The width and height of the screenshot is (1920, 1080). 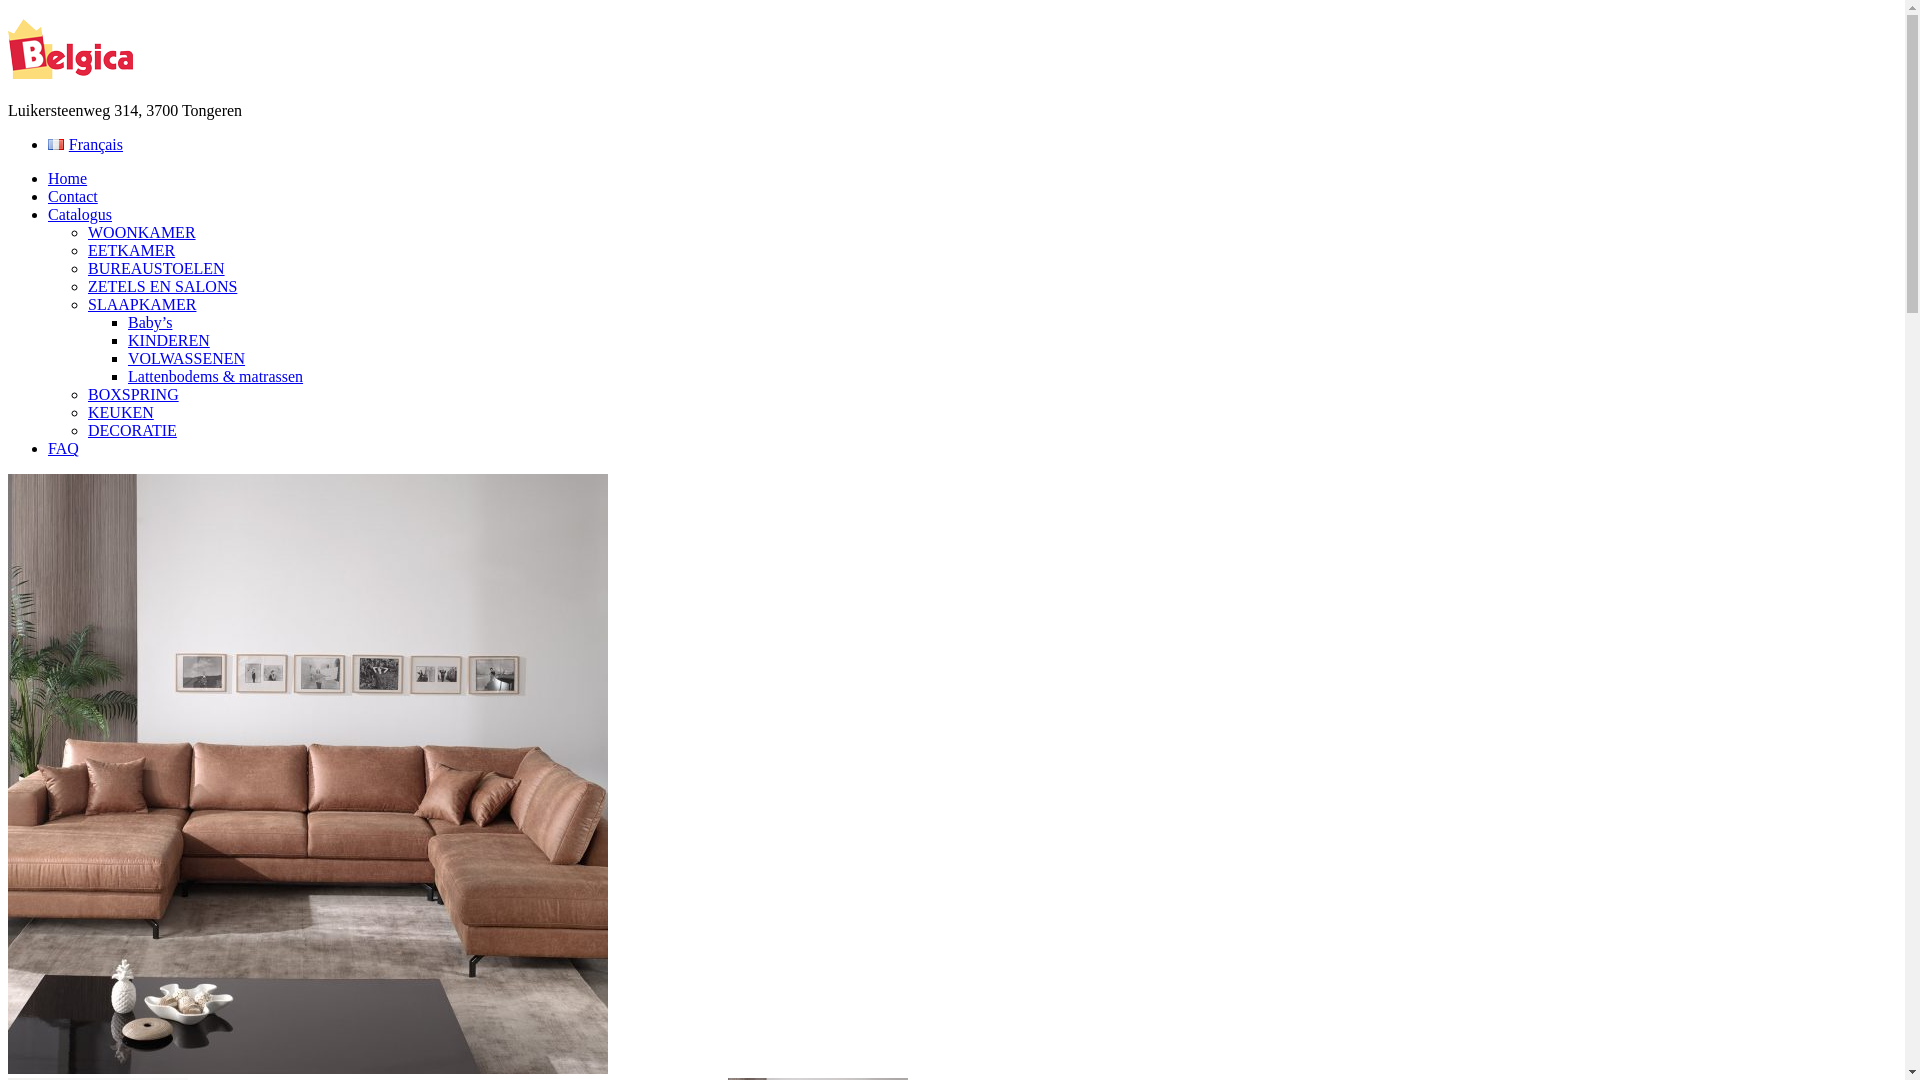 I want to click on 'KINDEREN', so click(x=168, y=339).